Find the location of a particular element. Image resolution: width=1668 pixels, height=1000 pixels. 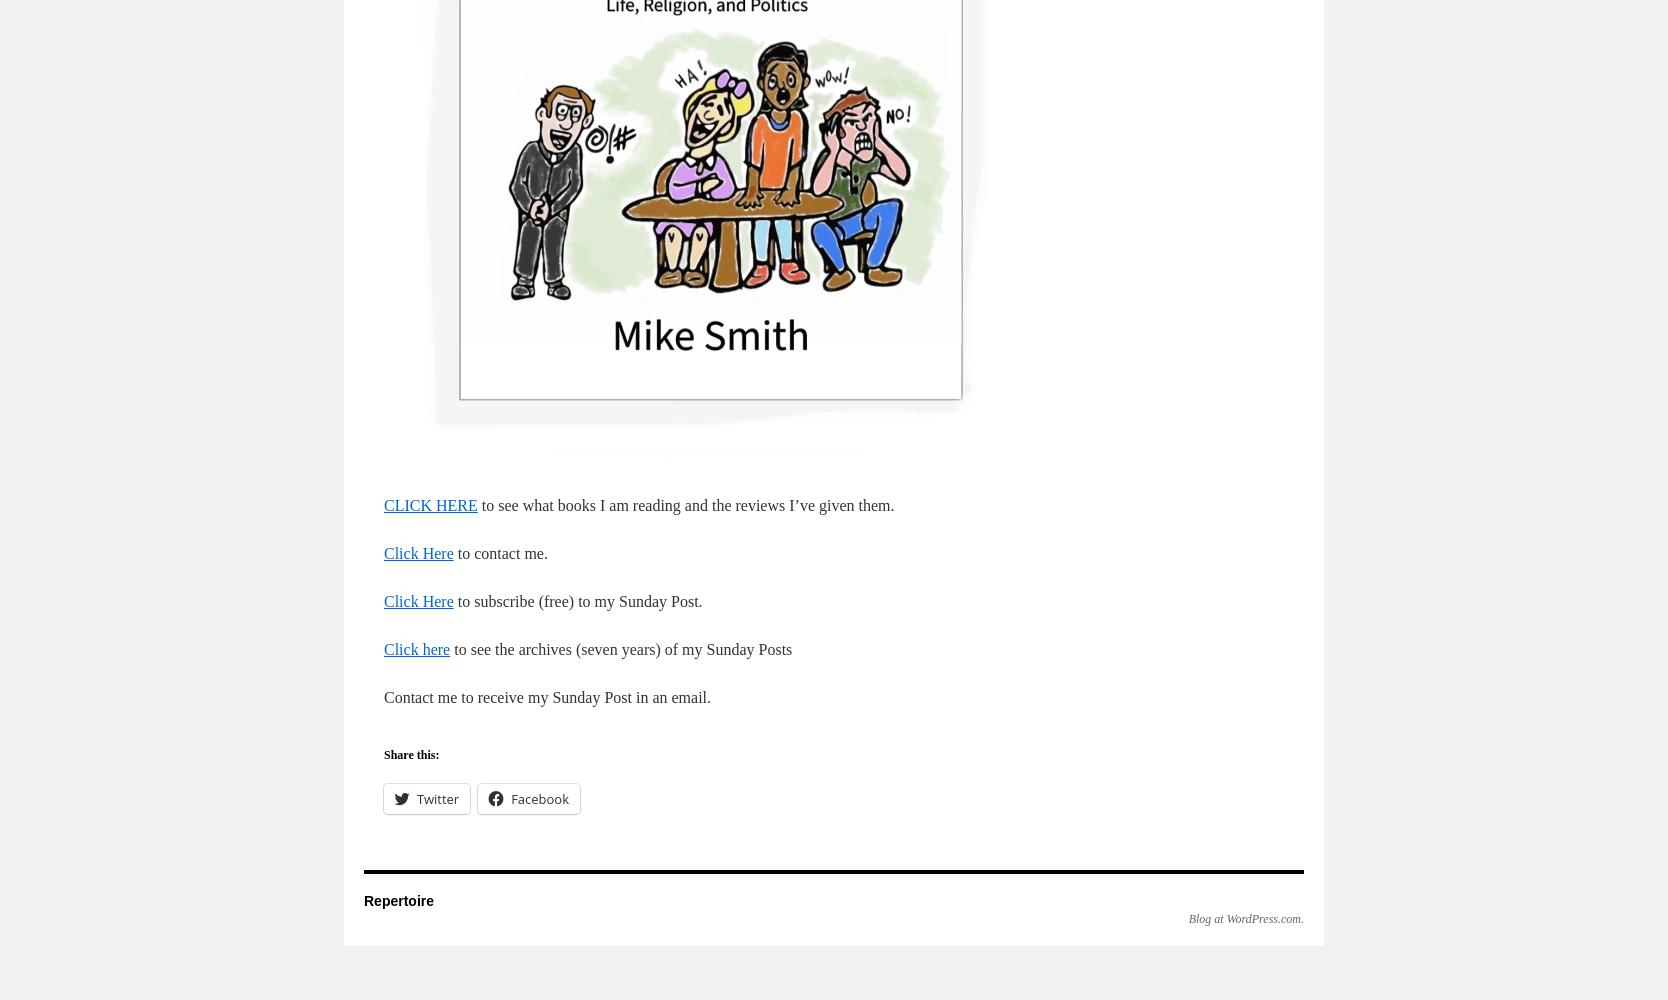

'Click here' is located at coordinates (417, 649).